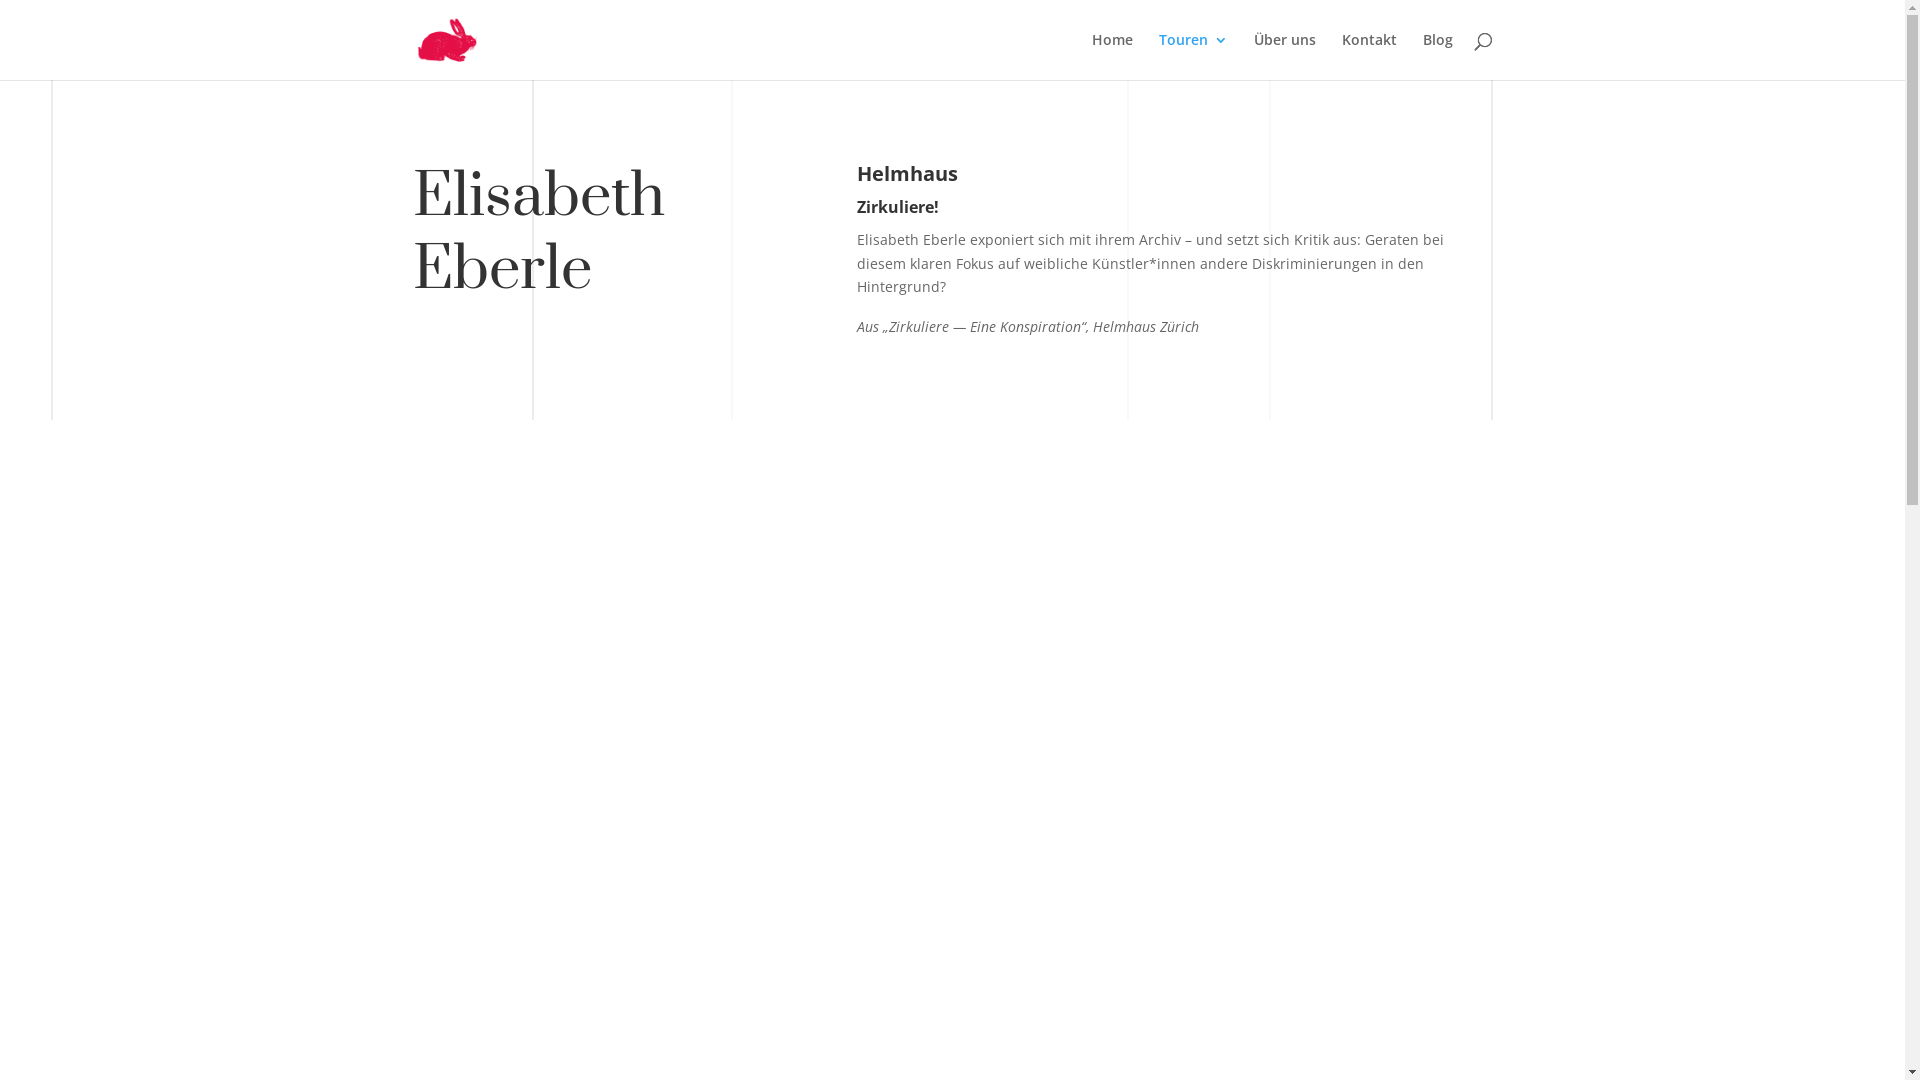 The height and width of the screenshot is (1080, 1920). Describe the element at coordinates (1192, 55) in the screenshot. I see `'Touren'` at that location.